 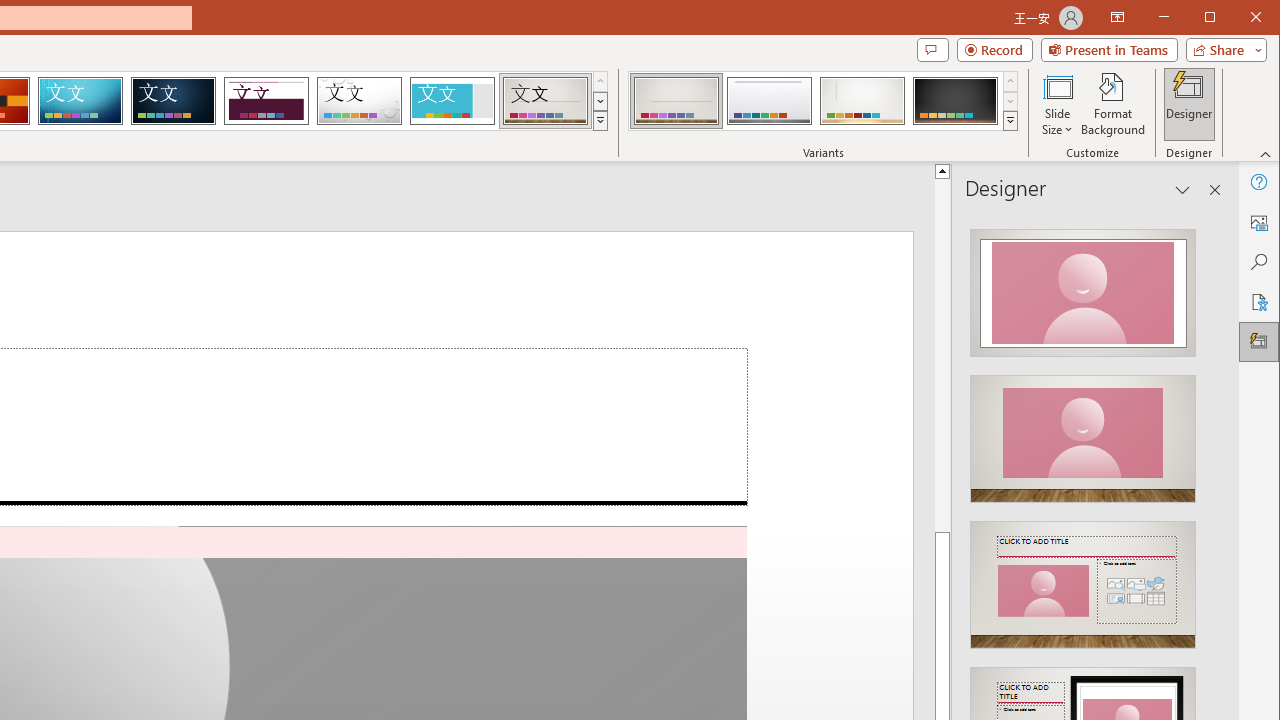 What do you see at coordinates (1189, 104) in the screenshot?
I see `'Designer'` at bounding box center [1189, 104].